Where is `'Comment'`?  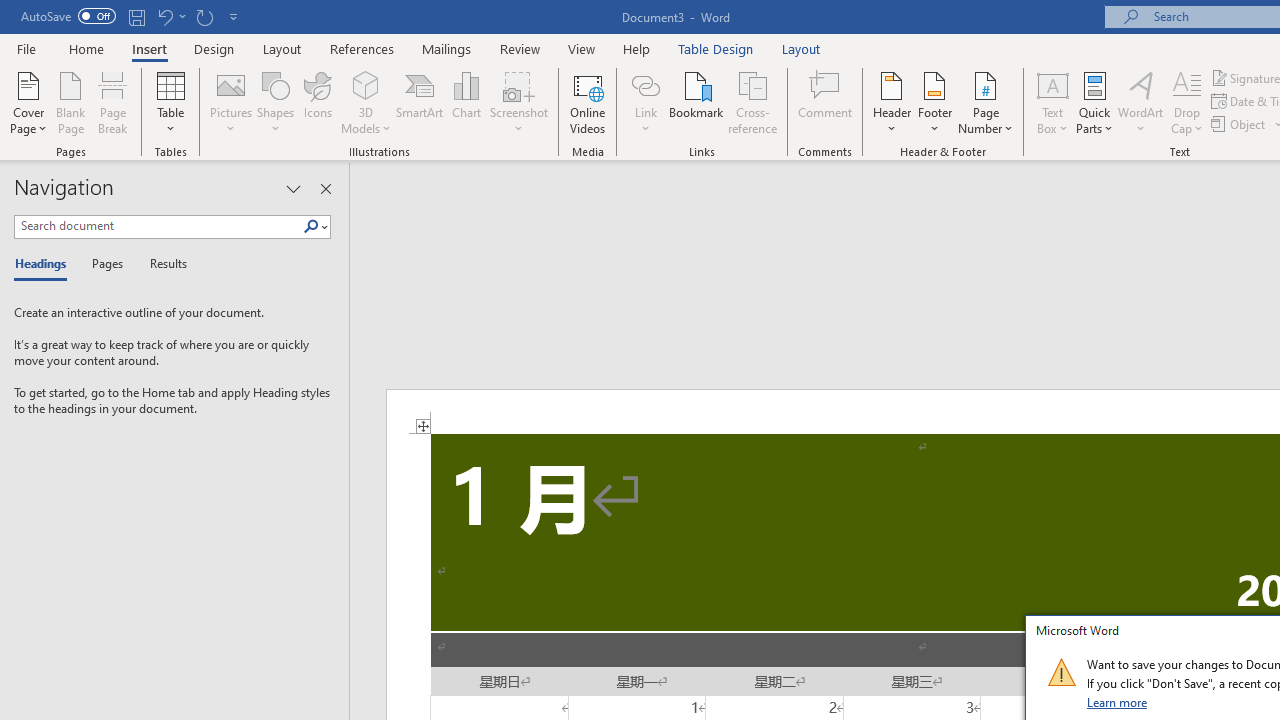 'Comment' is located at coordinates (825, 103).